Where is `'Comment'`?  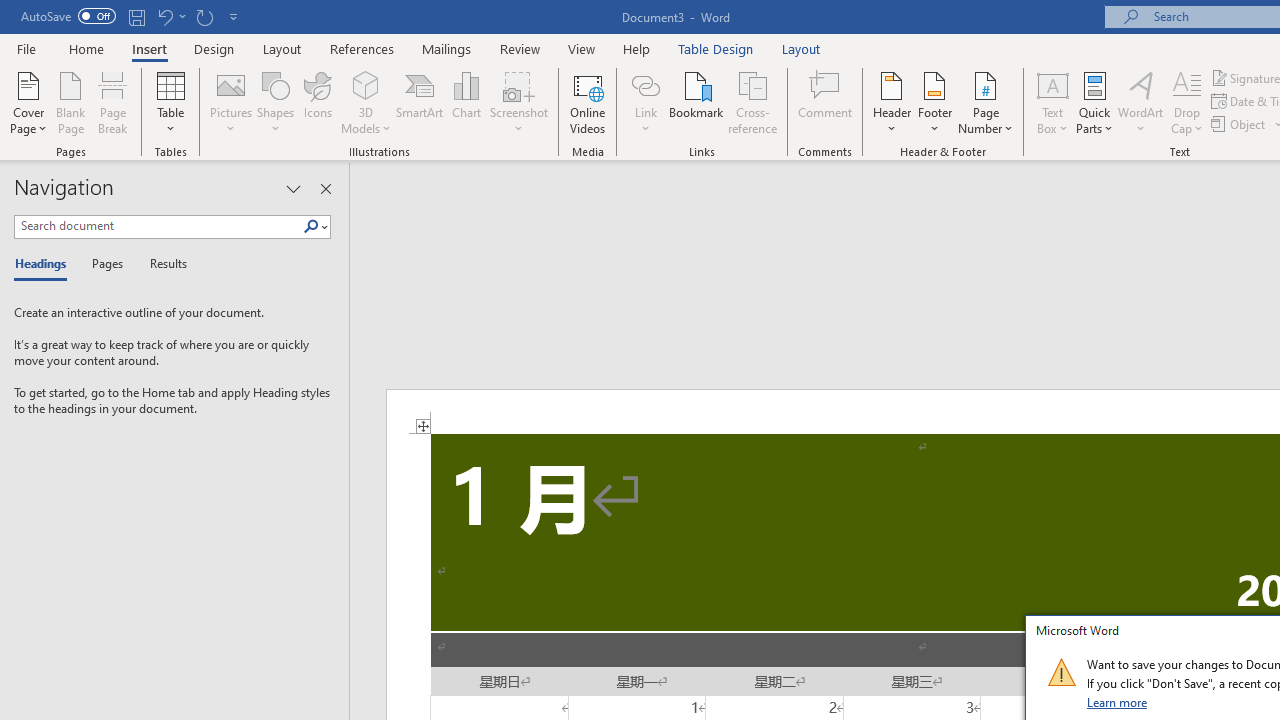 'Comment' is located at coordinates (825, 103).